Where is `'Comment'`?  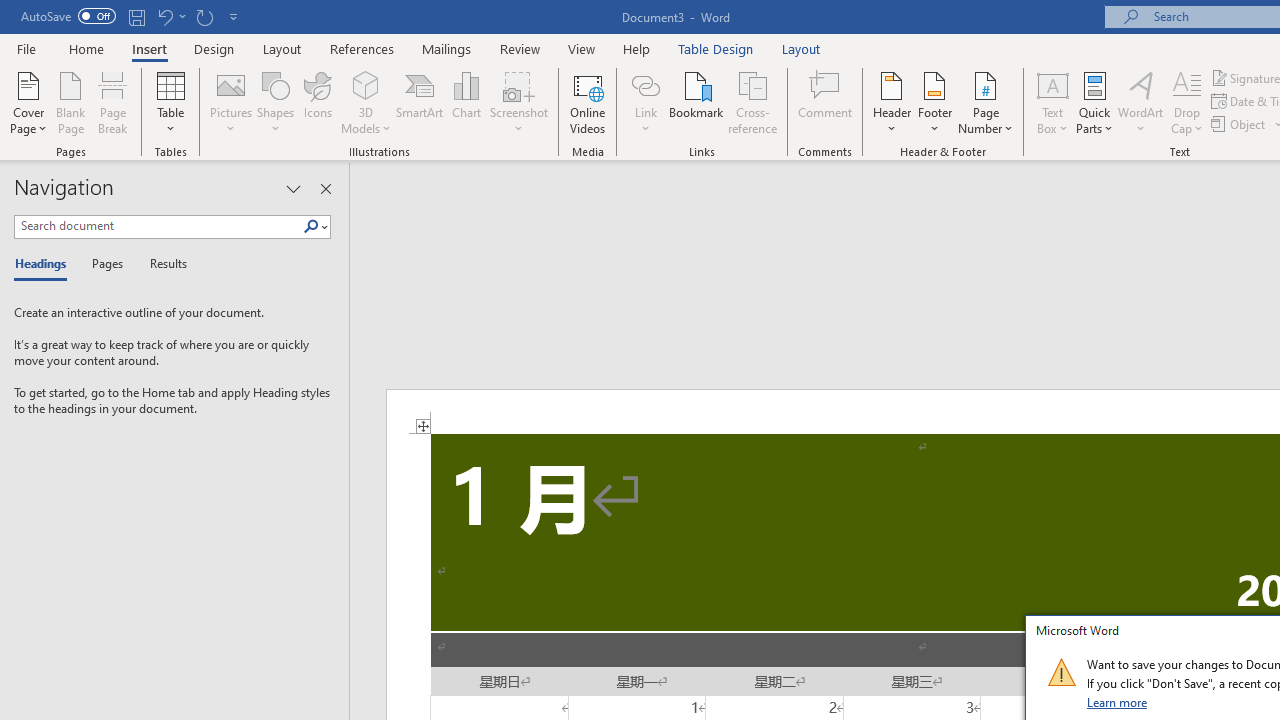 'Comment' is located at coordinates (825, 103).